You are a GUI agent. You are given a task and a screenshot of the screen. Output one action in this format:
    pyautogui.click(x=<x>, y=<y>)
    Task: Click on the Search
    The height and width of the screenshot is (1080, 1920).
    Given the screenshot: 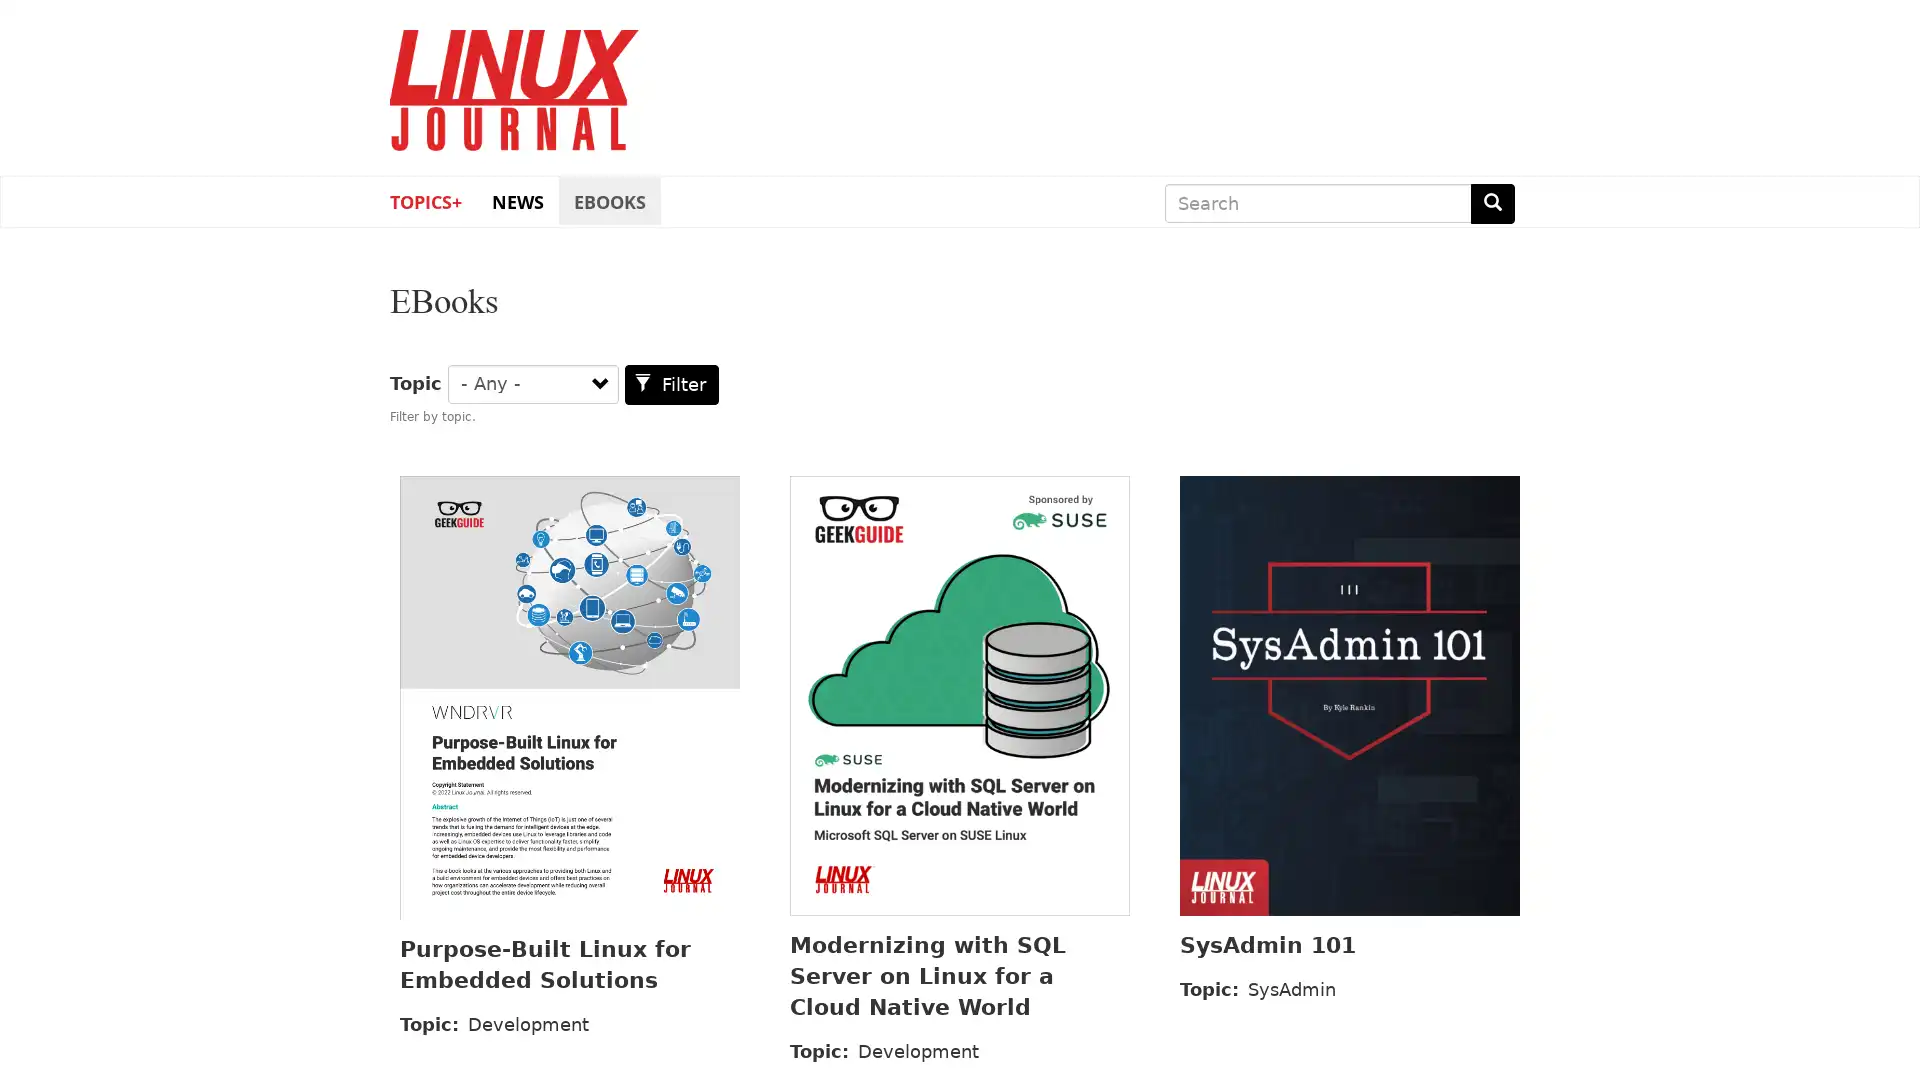 What is the action you would take?
    pyautogui.click(x=1492, y=203)
    